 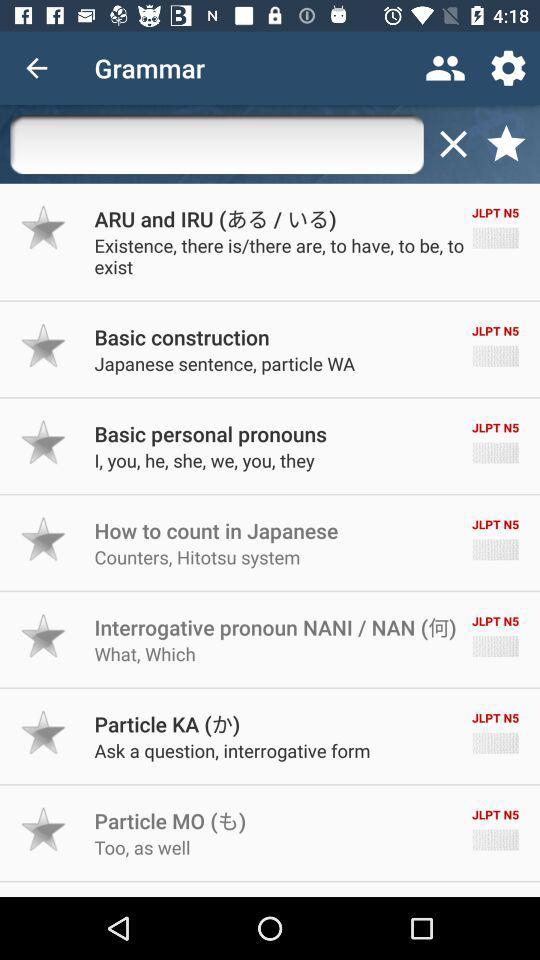 What do you see at coordinates (44, 538) in the screenshot?
I see `make item a favorite` at bounding box center [44, 538].